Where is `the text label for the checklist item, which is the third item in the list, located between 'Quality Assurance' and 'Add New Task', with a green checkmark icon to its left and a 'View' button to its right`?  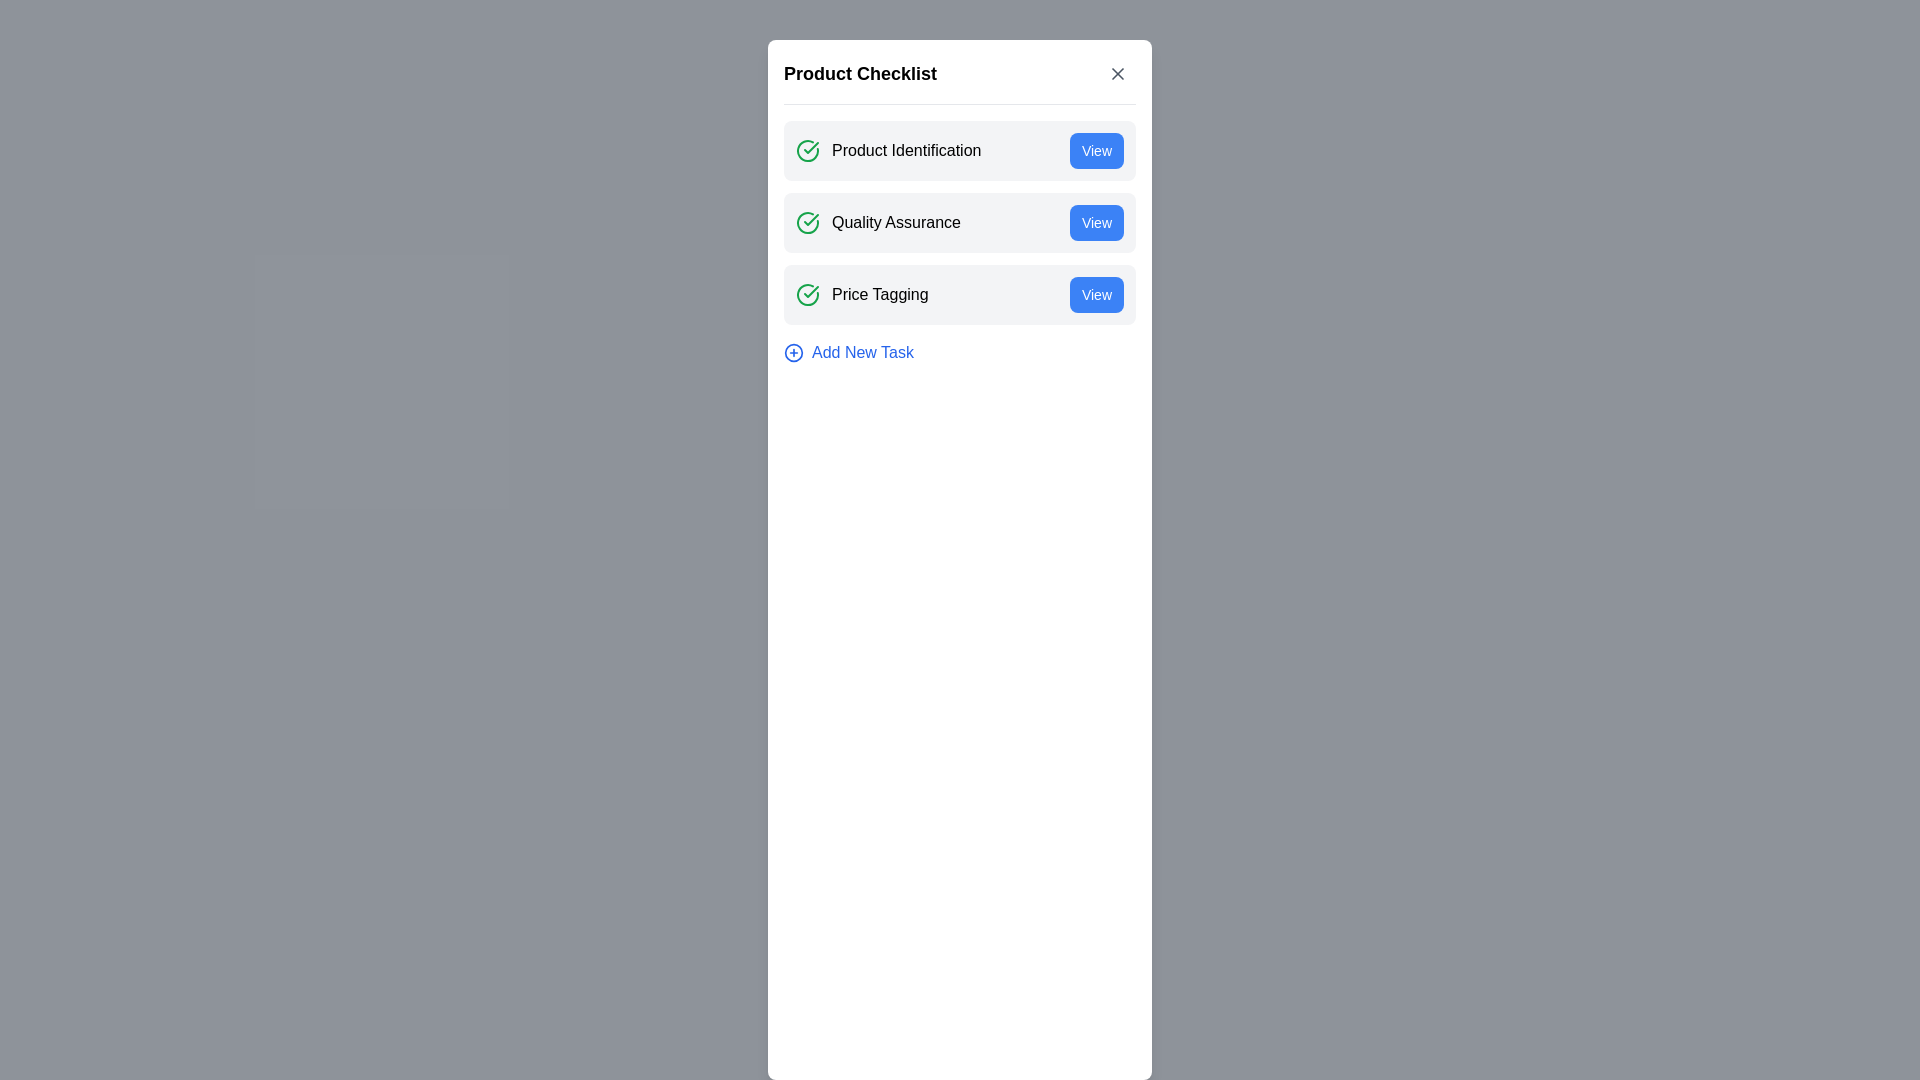
the text label for the checklist item, which is the third item in the list, located between 'Quality Assurance' and 'Add New Task', with a green checkmark icon to its left and a 'View' button to its right is located at coordinates (880, 294).